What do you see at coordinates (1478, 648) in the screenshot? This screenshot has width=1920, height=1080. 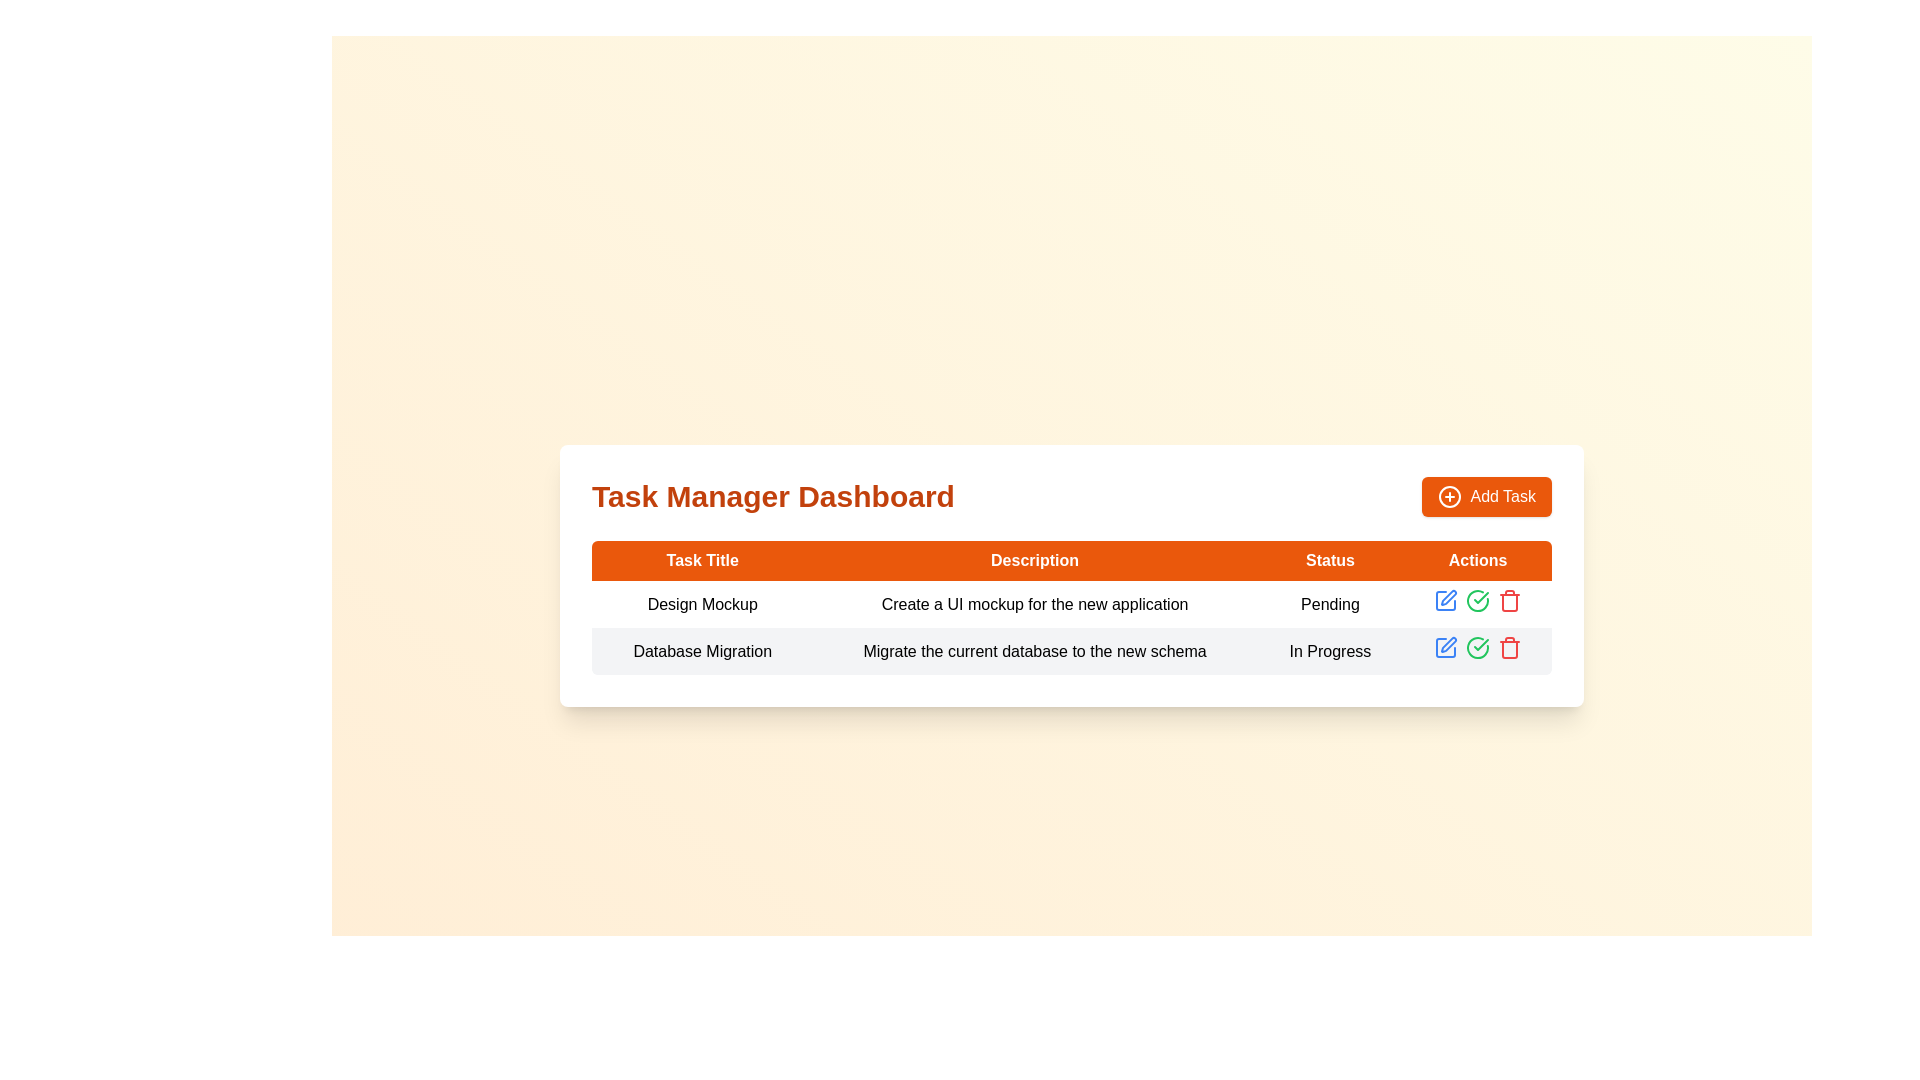 I see `the circular green button with a checkmark icon located in the second row of the 'Actions' column` at bounding box center [1478, 648].